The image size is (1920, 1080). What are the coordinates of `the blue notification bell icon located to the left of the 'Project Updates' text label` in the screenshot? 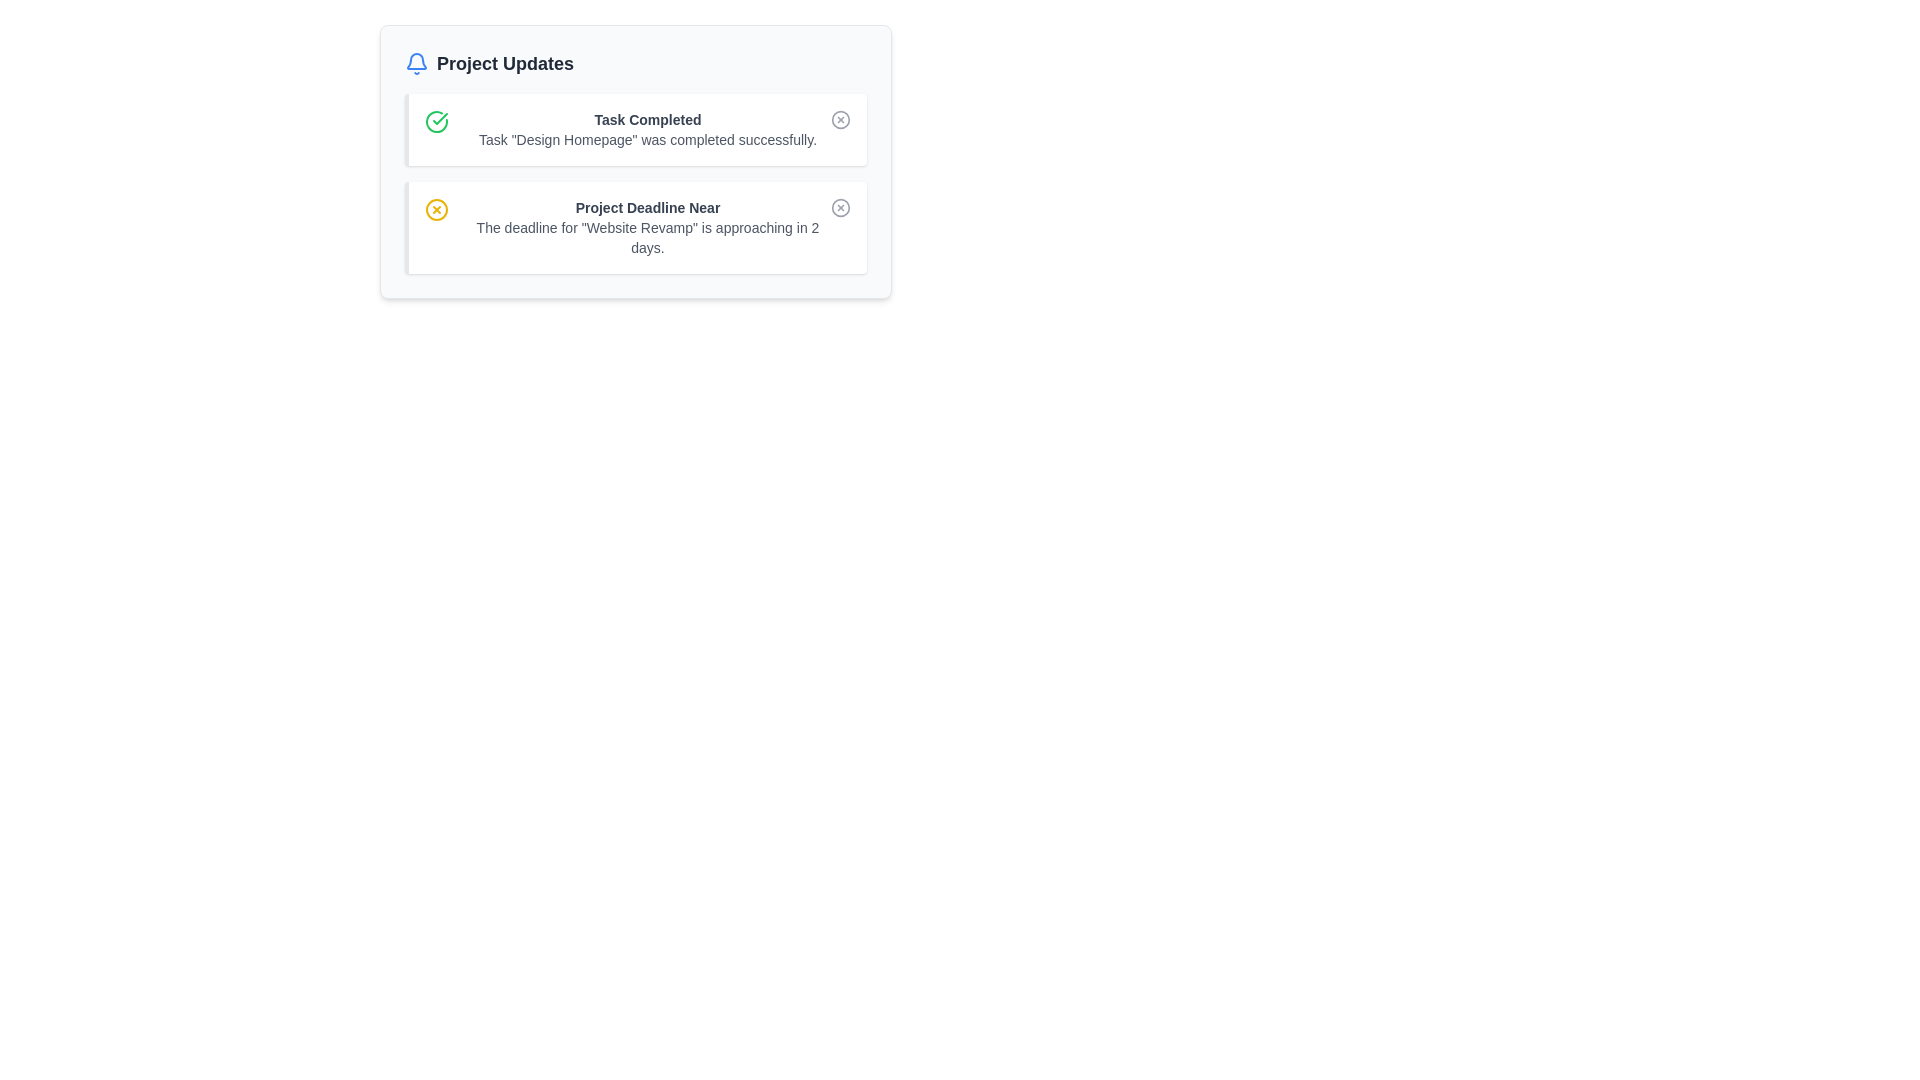 It's located at (416, 63).